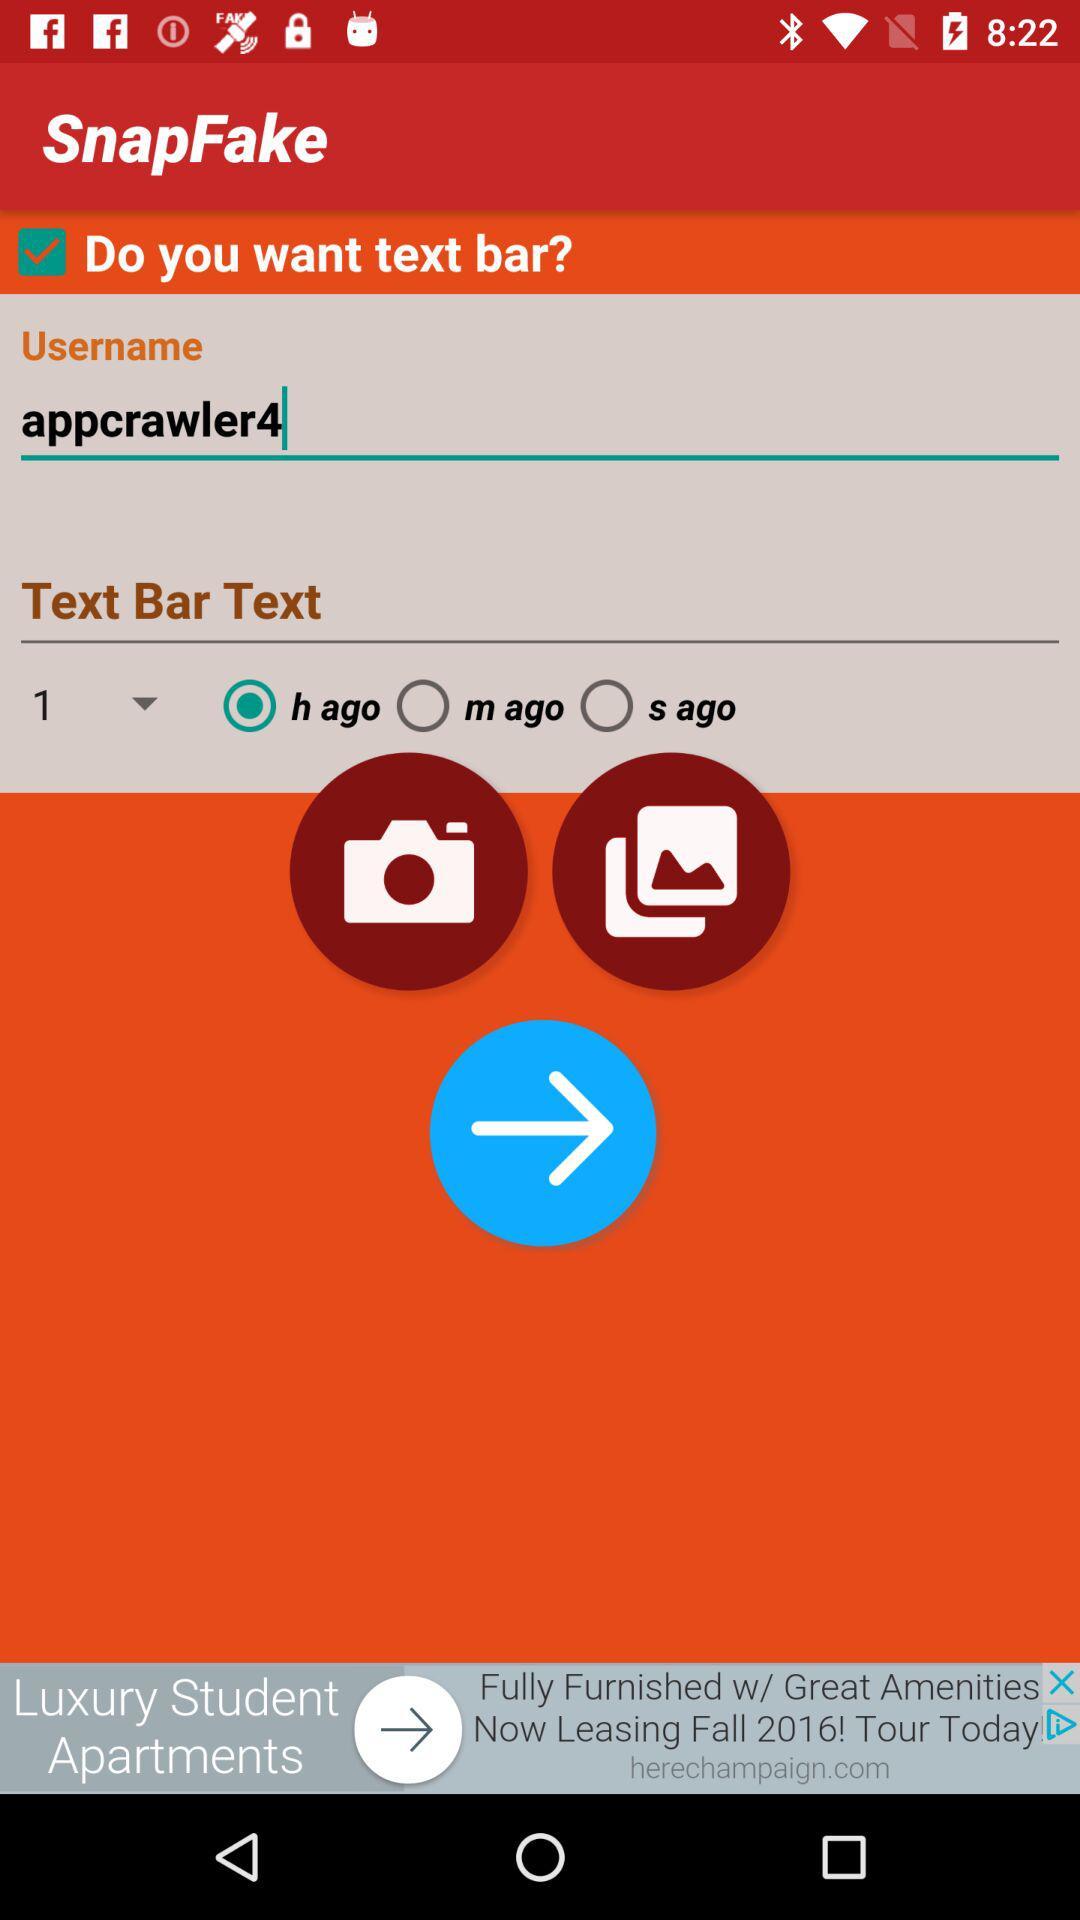  Describe the element at coordinates (671, 871) in the screenshot. I see `copy` at that location.